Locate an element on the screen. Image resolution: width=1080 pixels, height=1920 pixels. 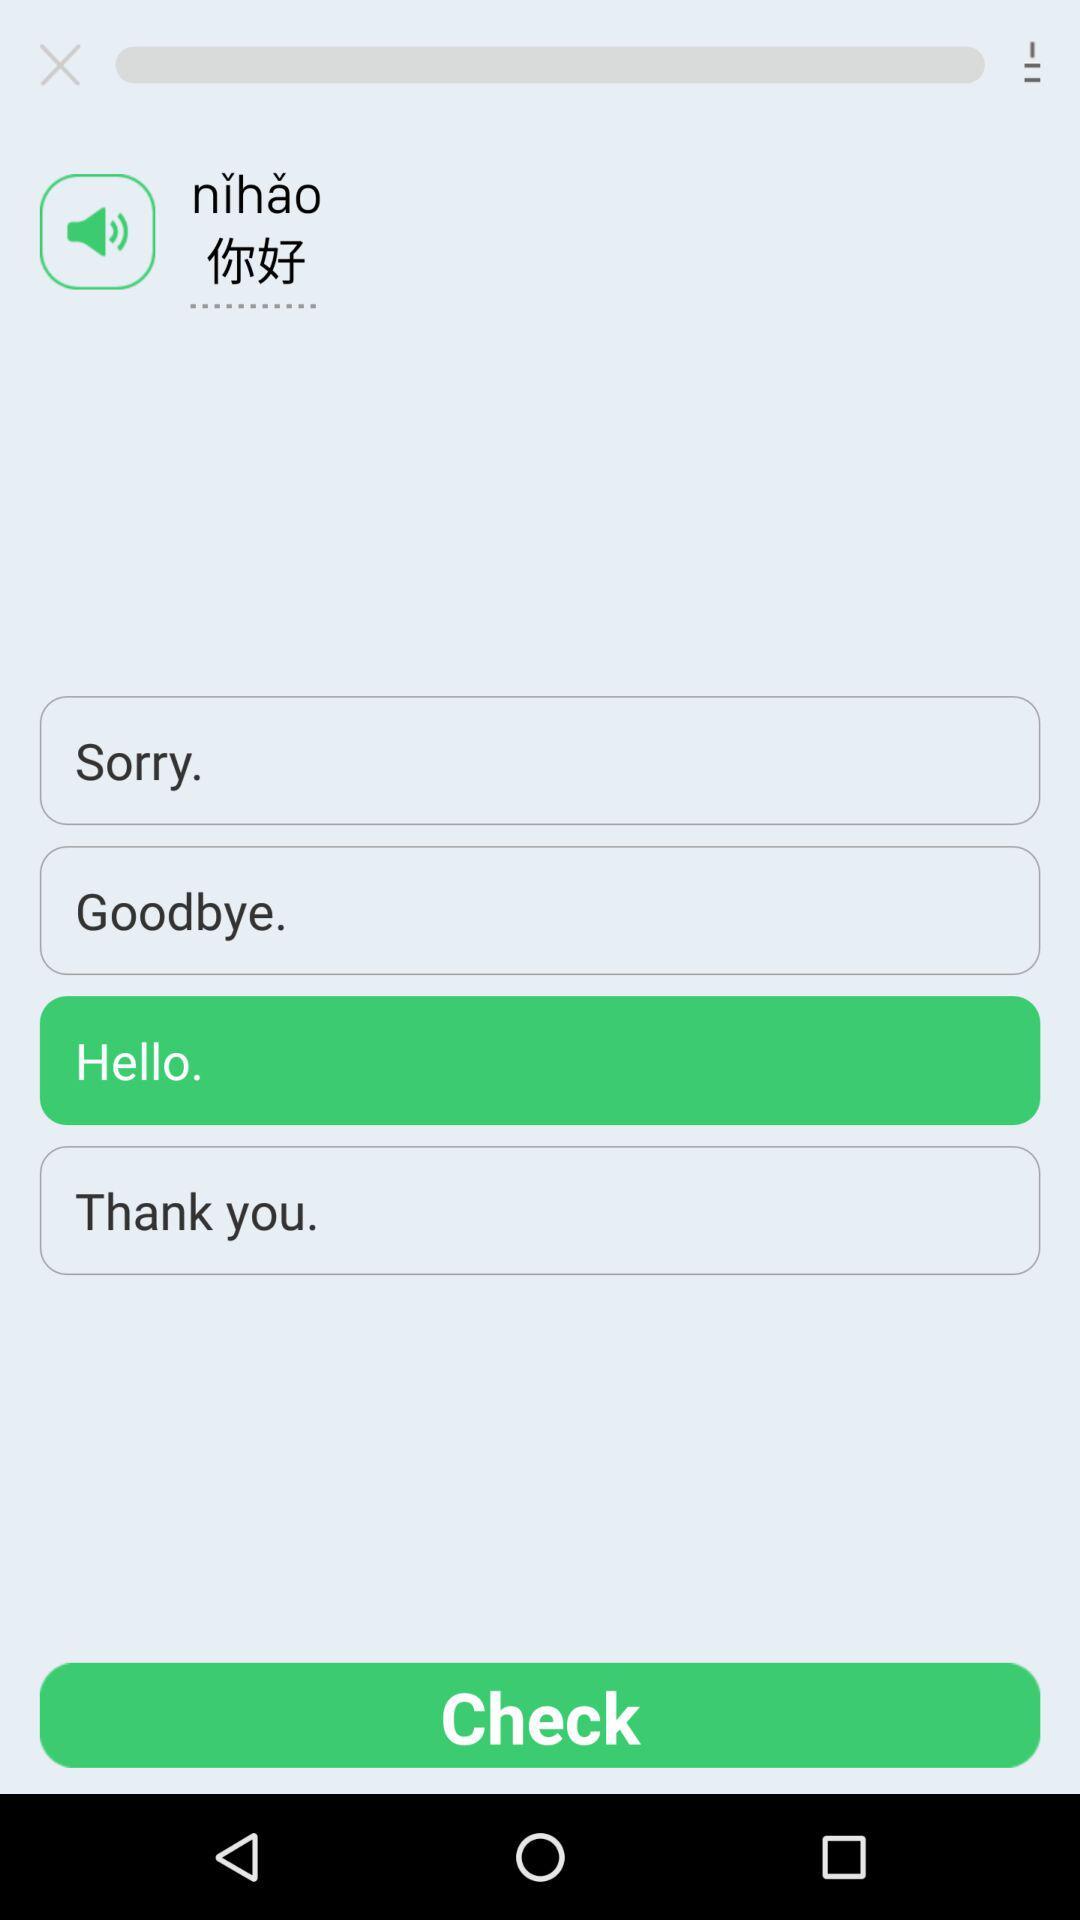
speak is located at coordinates (97, 231).